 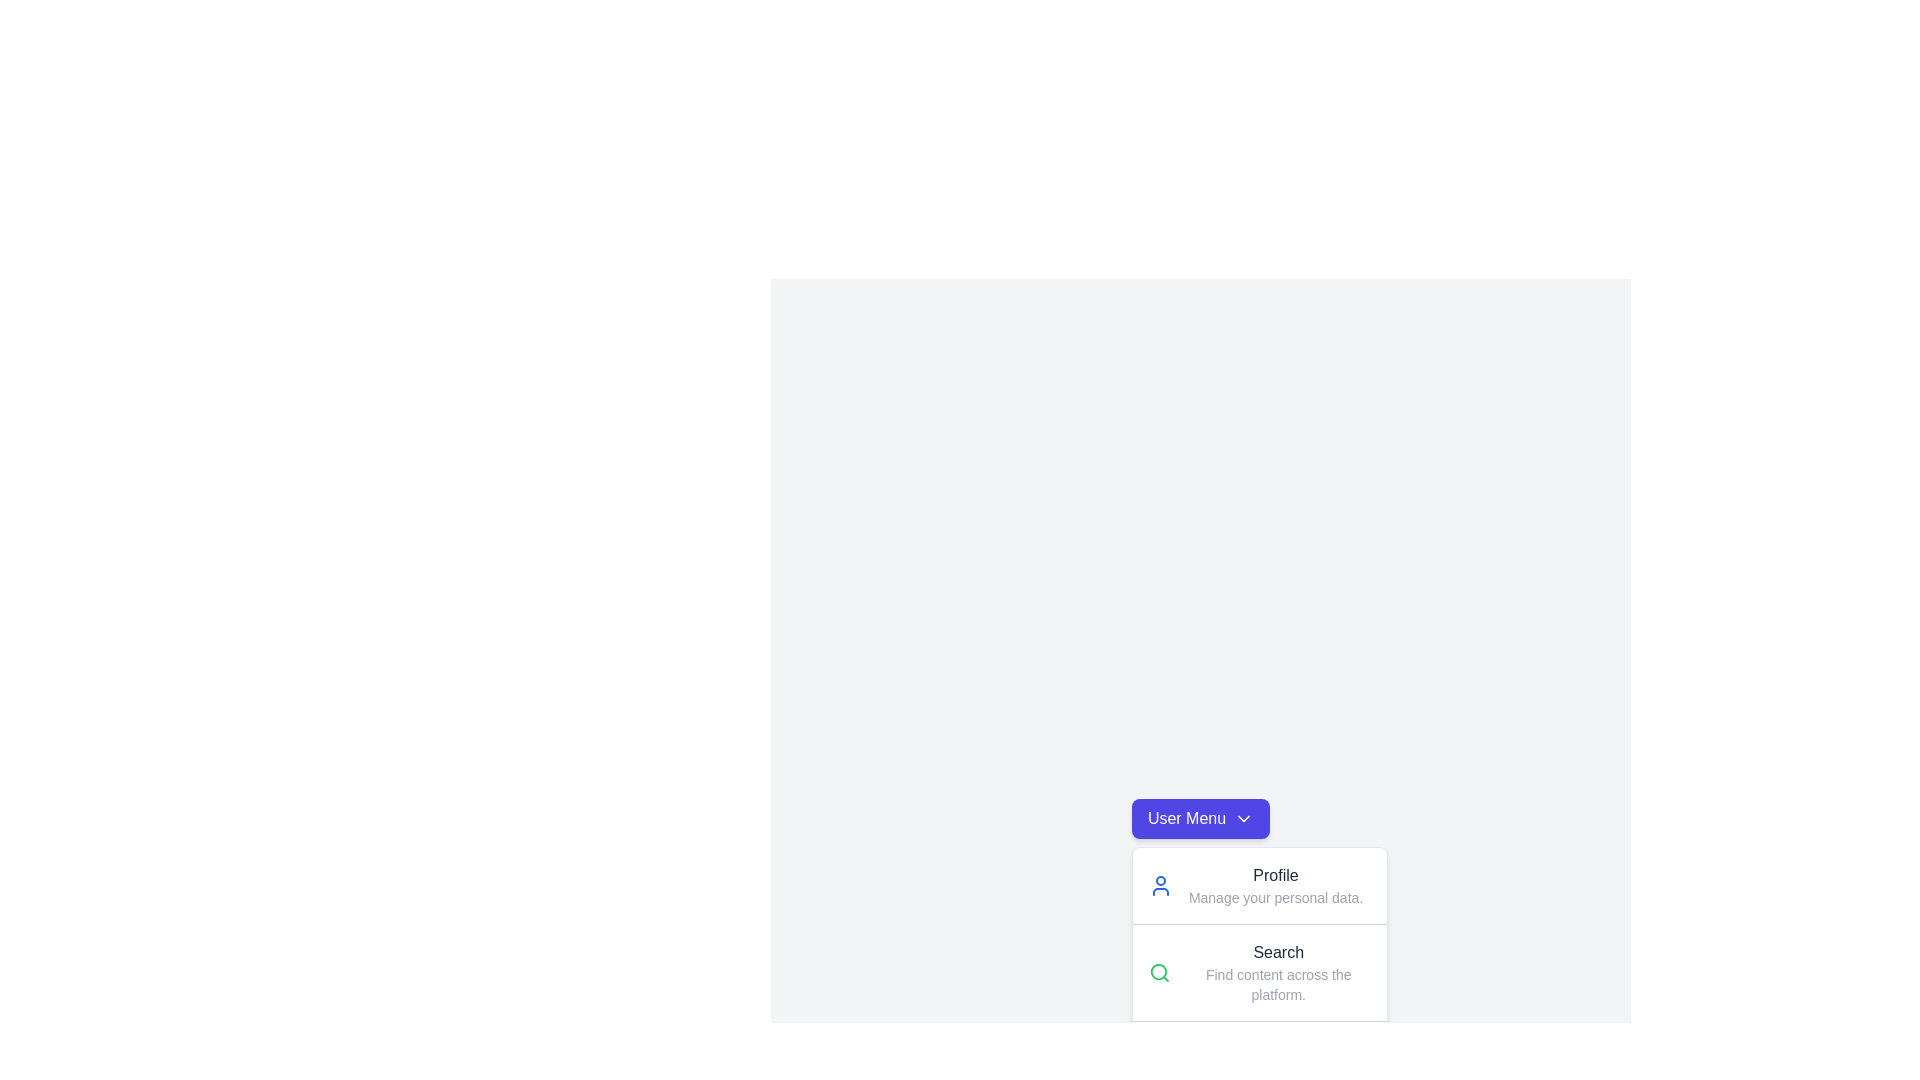 I want to click on the label that contains the bold text 'Search' and the smaller light gray text 'Find content across the platform.' located in the dropdown menu below the 'User Menu' button, so click(x=1277, y=971).